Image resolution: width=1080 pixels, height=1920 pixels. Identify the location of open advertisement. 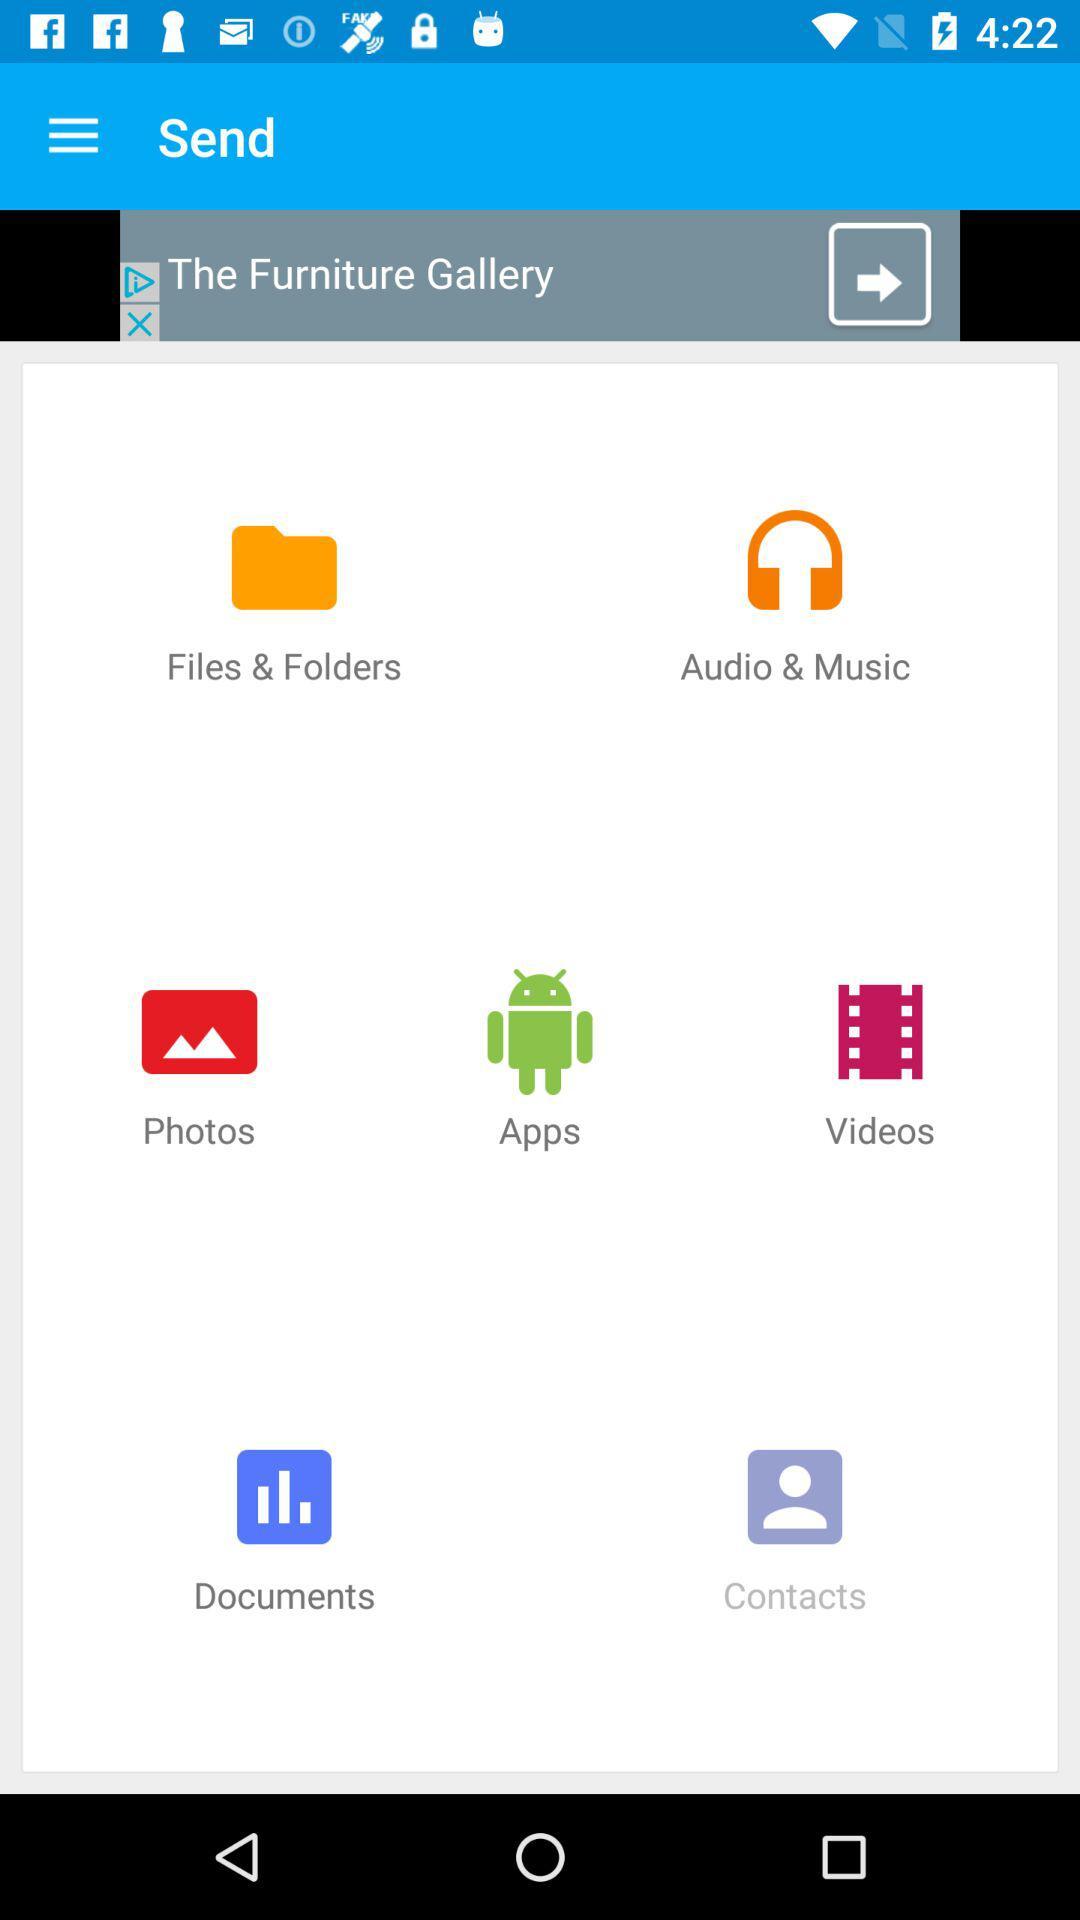
(540, 274).